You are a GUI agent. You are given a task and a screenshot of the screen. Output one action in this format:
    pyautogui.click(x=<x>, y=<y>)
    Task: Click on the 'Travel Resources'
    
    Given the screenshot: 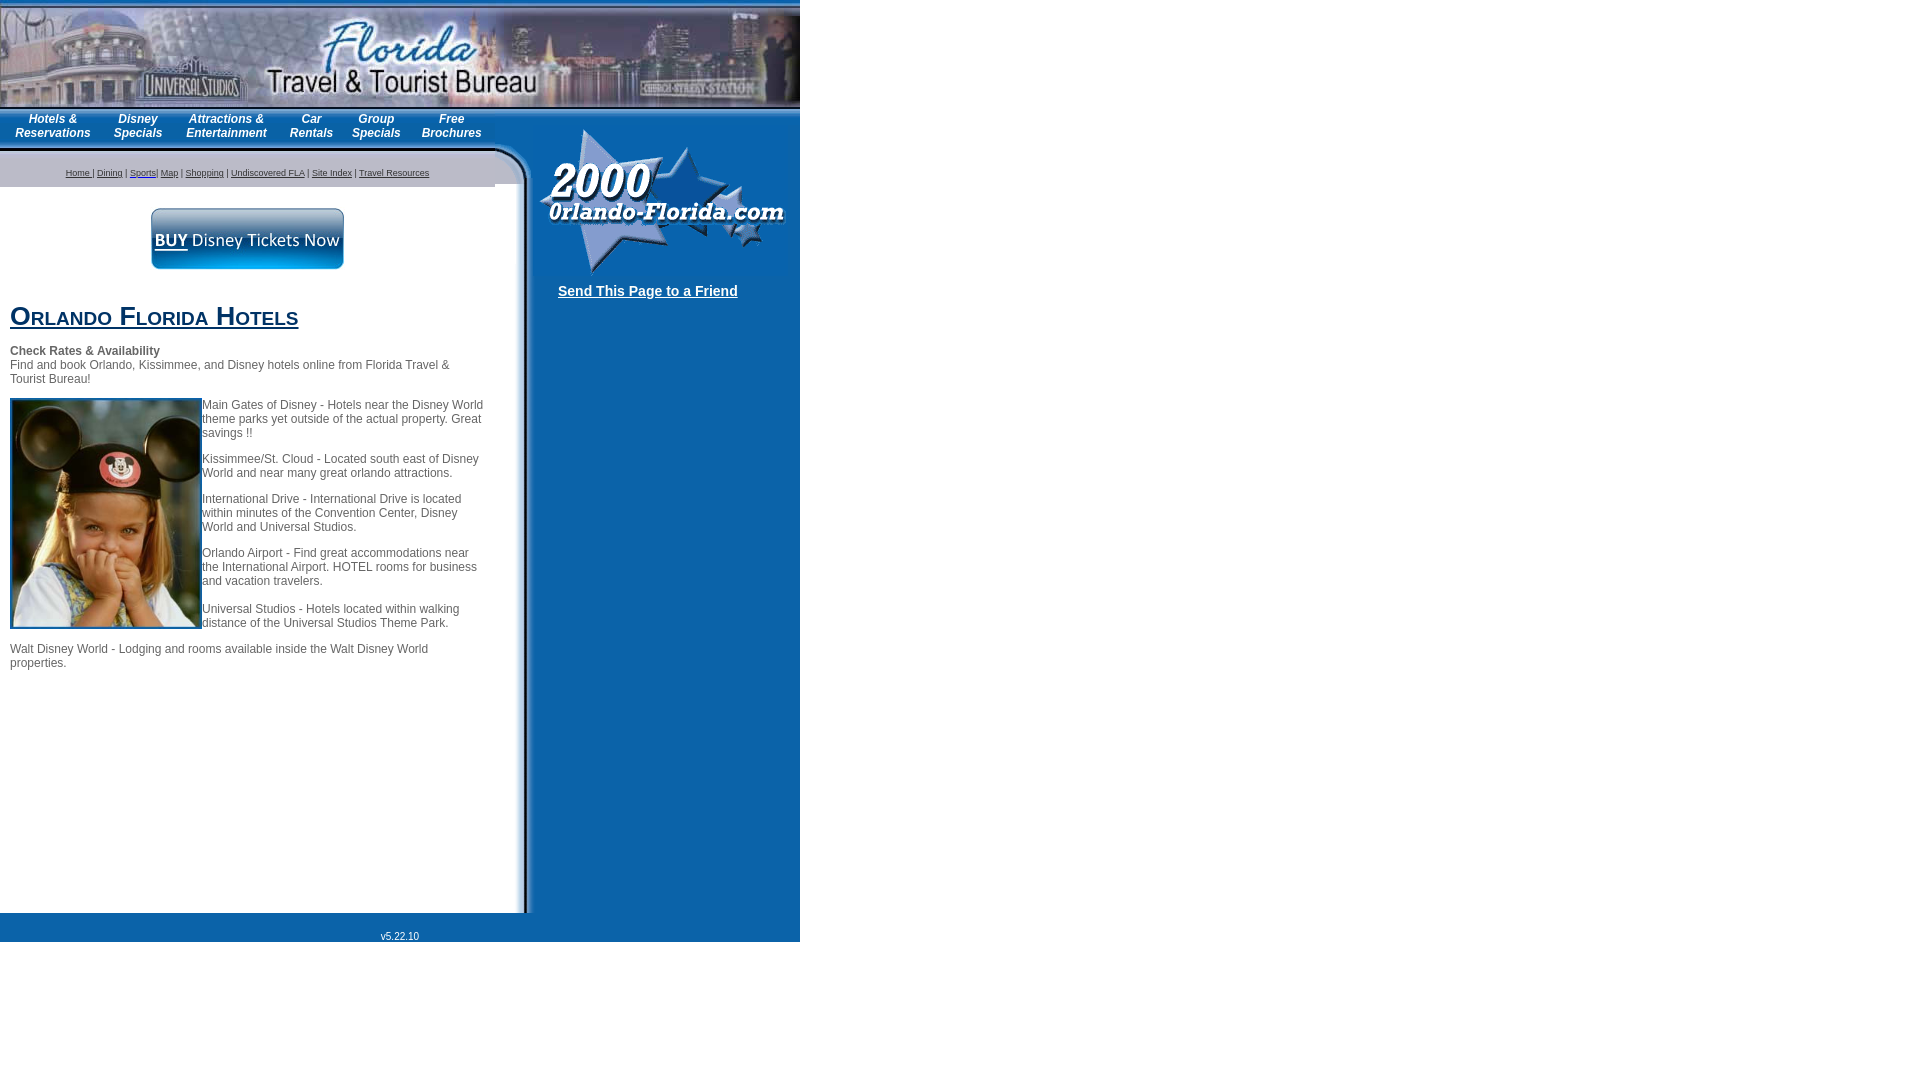 What is the action you would take?
    pyautogui.click(x=393, y=172)
    